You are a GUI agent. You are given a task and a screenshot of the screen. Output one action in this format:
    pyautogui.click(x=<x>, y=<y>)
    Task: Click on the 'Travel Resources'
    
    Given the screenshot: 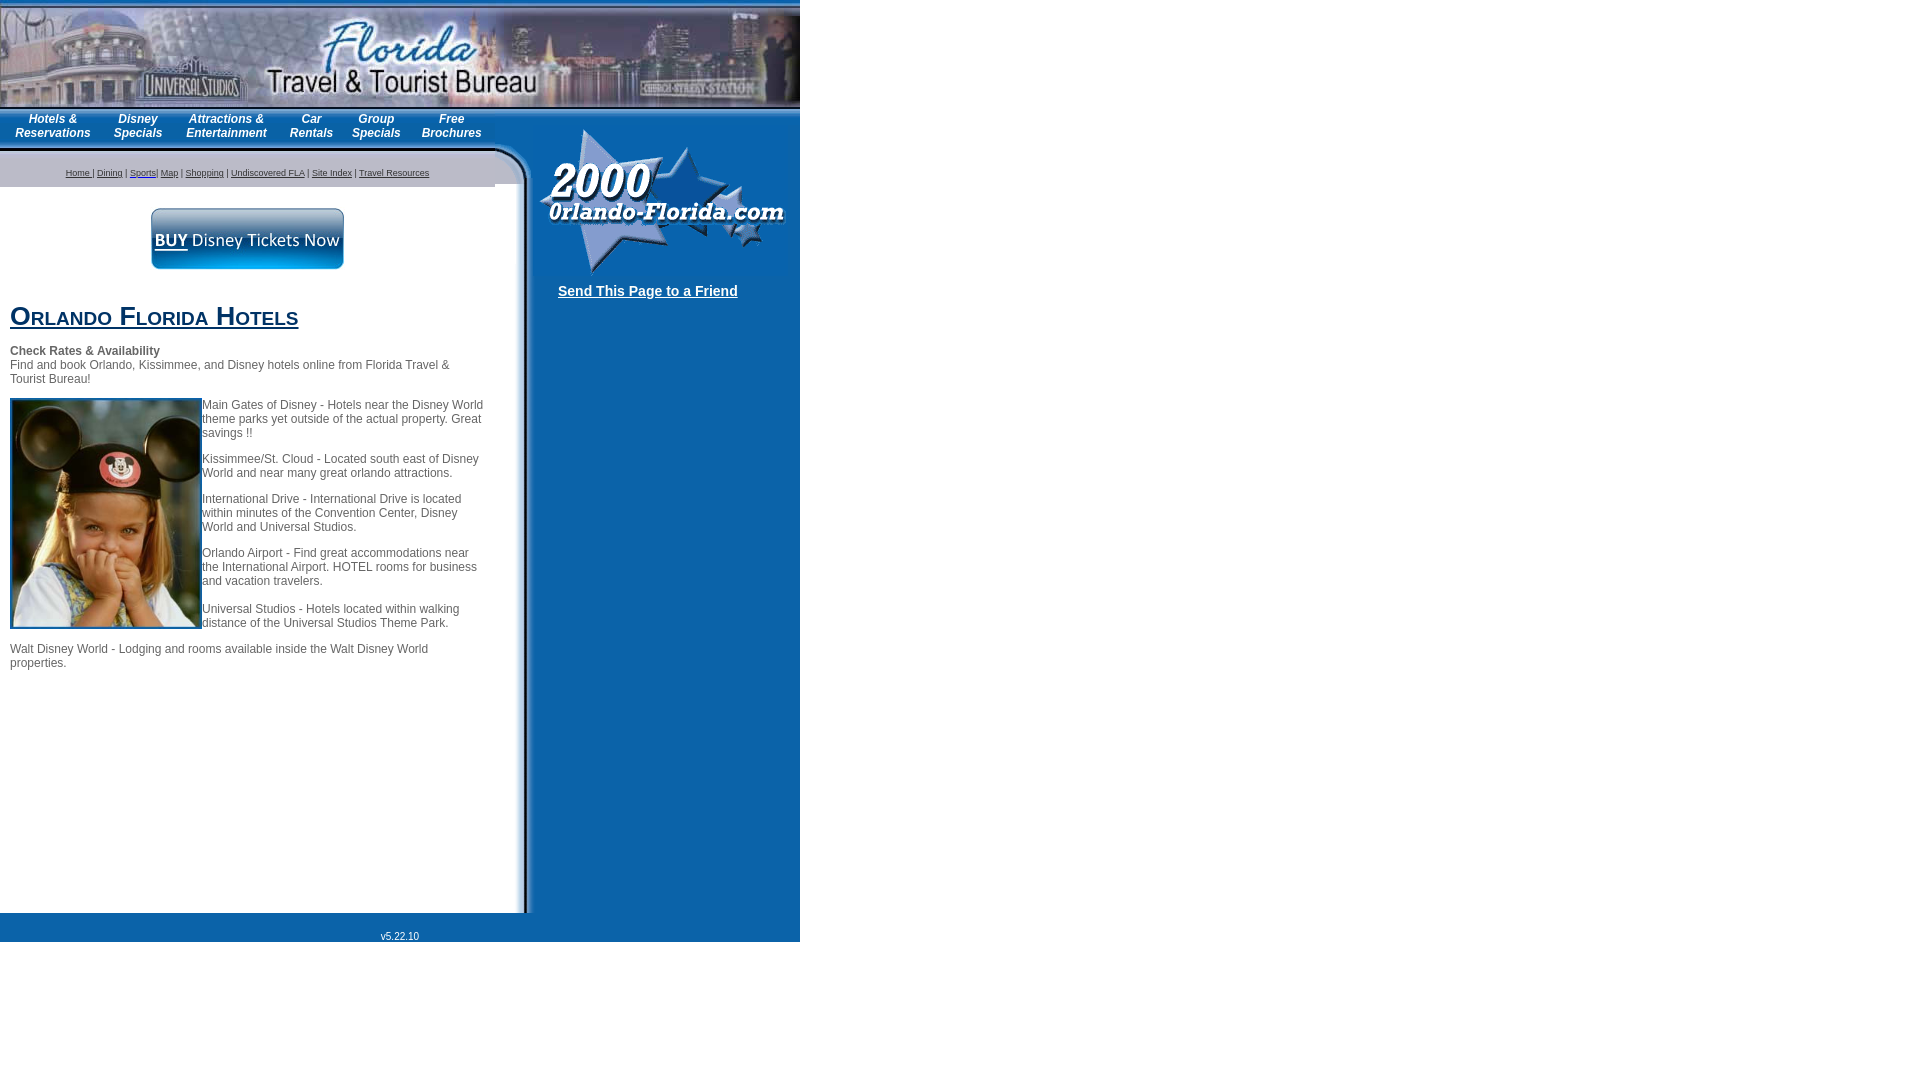 What is the action you would take?
    pyautogui.click(x=393, y=172)
    